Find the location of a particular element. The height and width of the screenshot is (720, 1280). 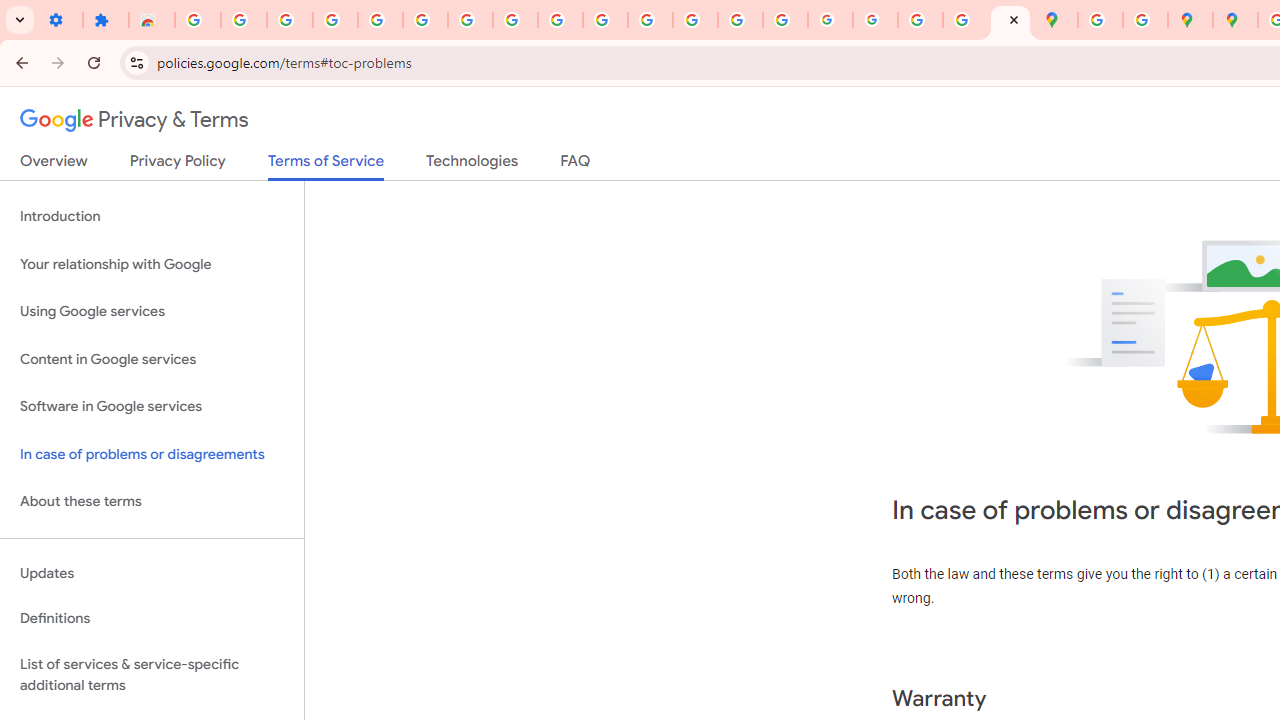

'Using Google services' is located at coordinates (151, 312).